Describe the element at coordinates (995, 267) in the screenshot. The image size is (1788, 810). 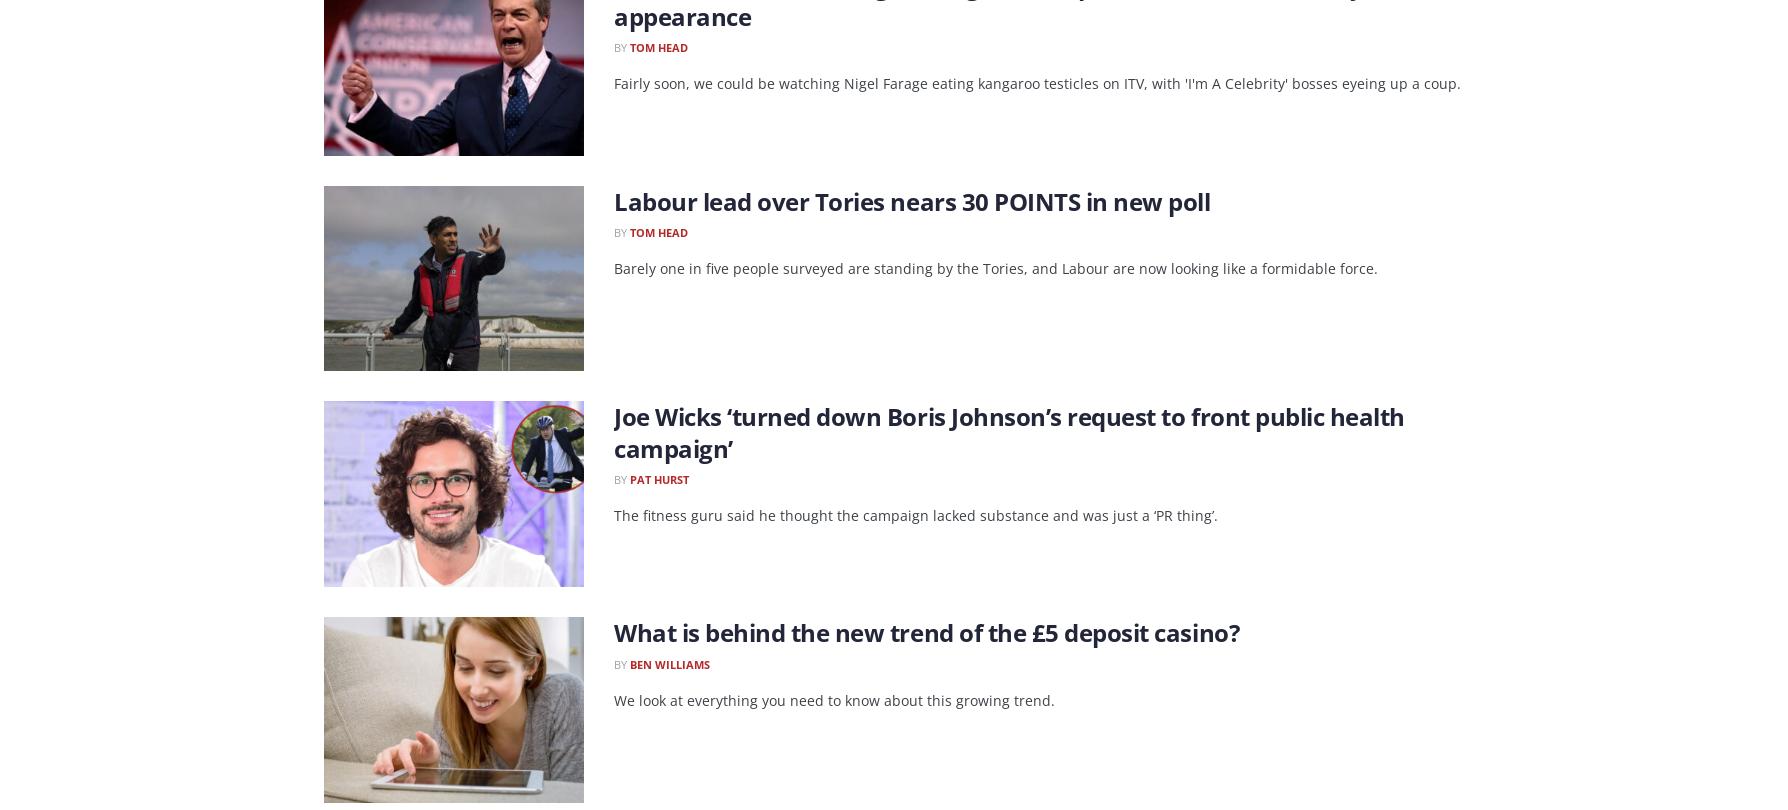
I see `'Barely one in five people surveyed are standing by the Tories, and Labour are now looking like a formidable force.'` at that location.